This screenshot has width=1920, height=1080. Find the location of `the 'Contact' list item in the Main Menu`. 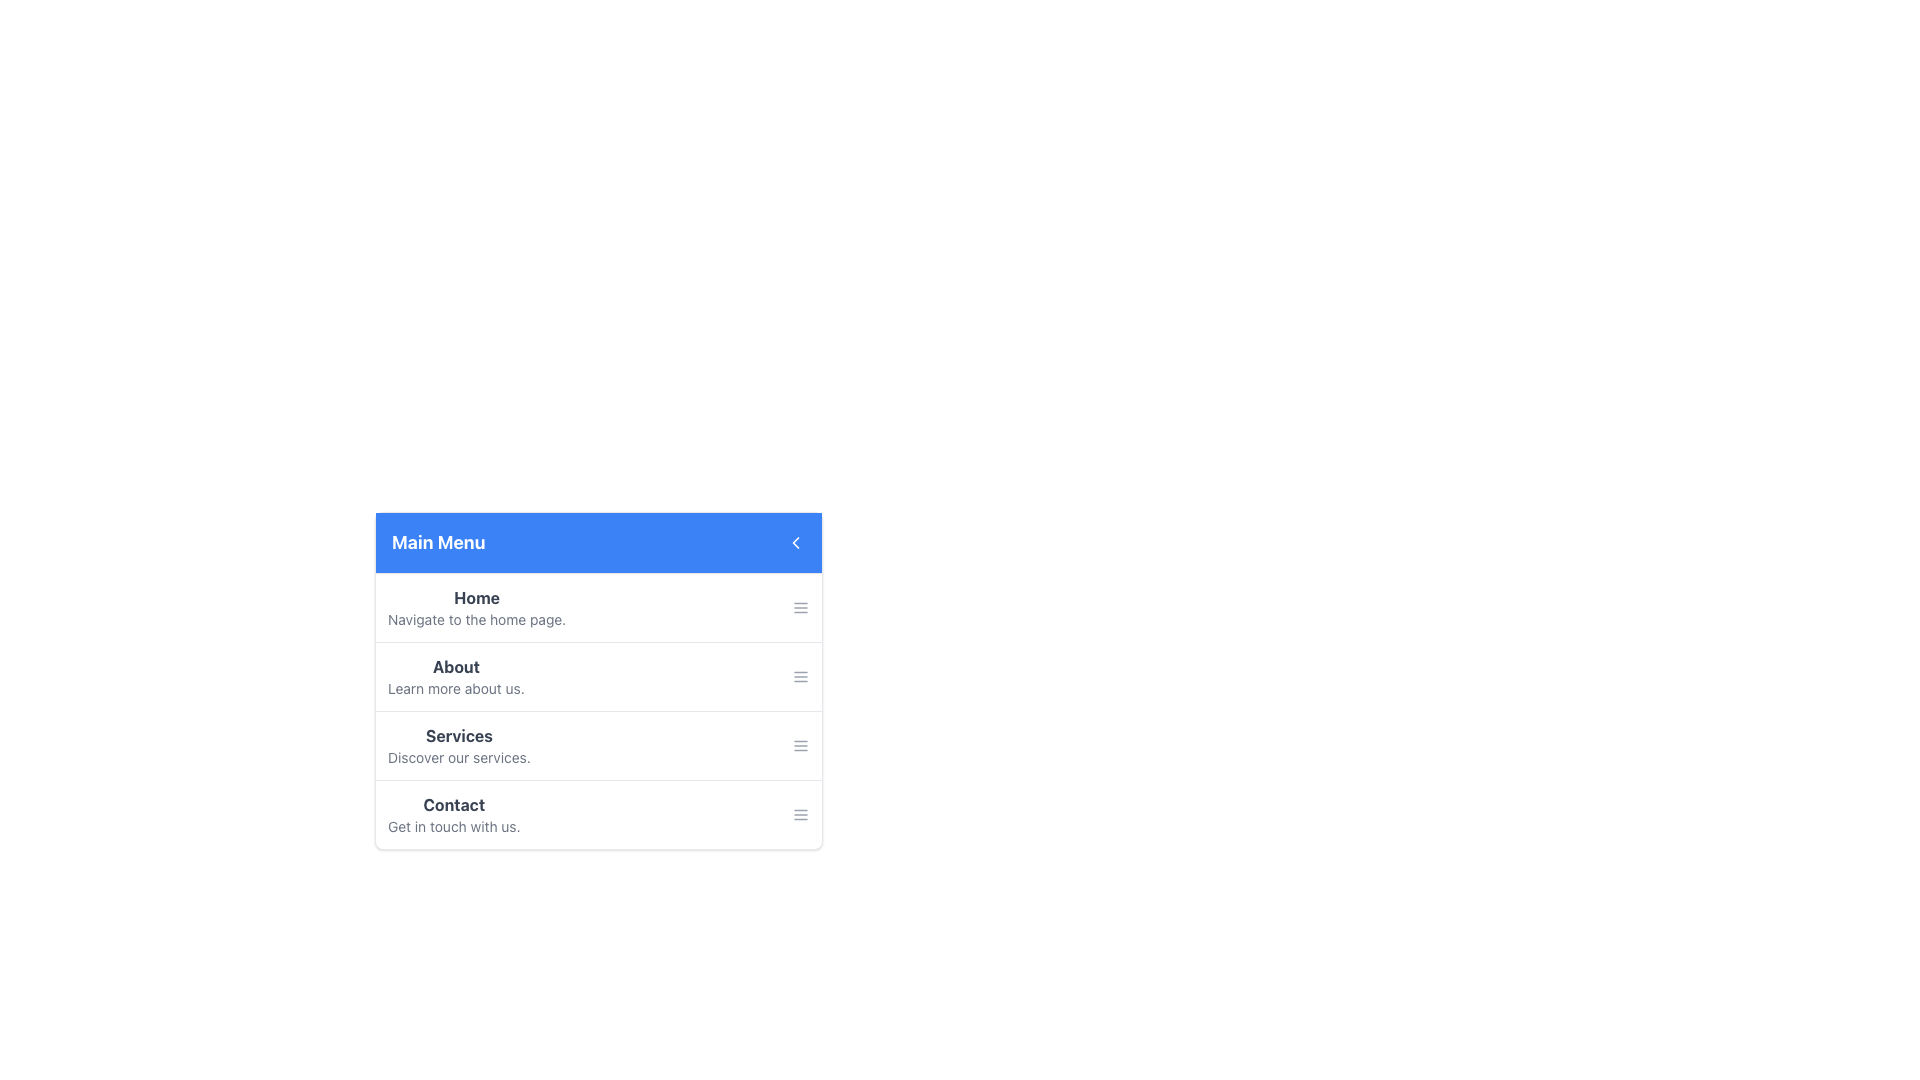

the 'Contact' list item in the Main Menu is located at coordinates (598, 813).